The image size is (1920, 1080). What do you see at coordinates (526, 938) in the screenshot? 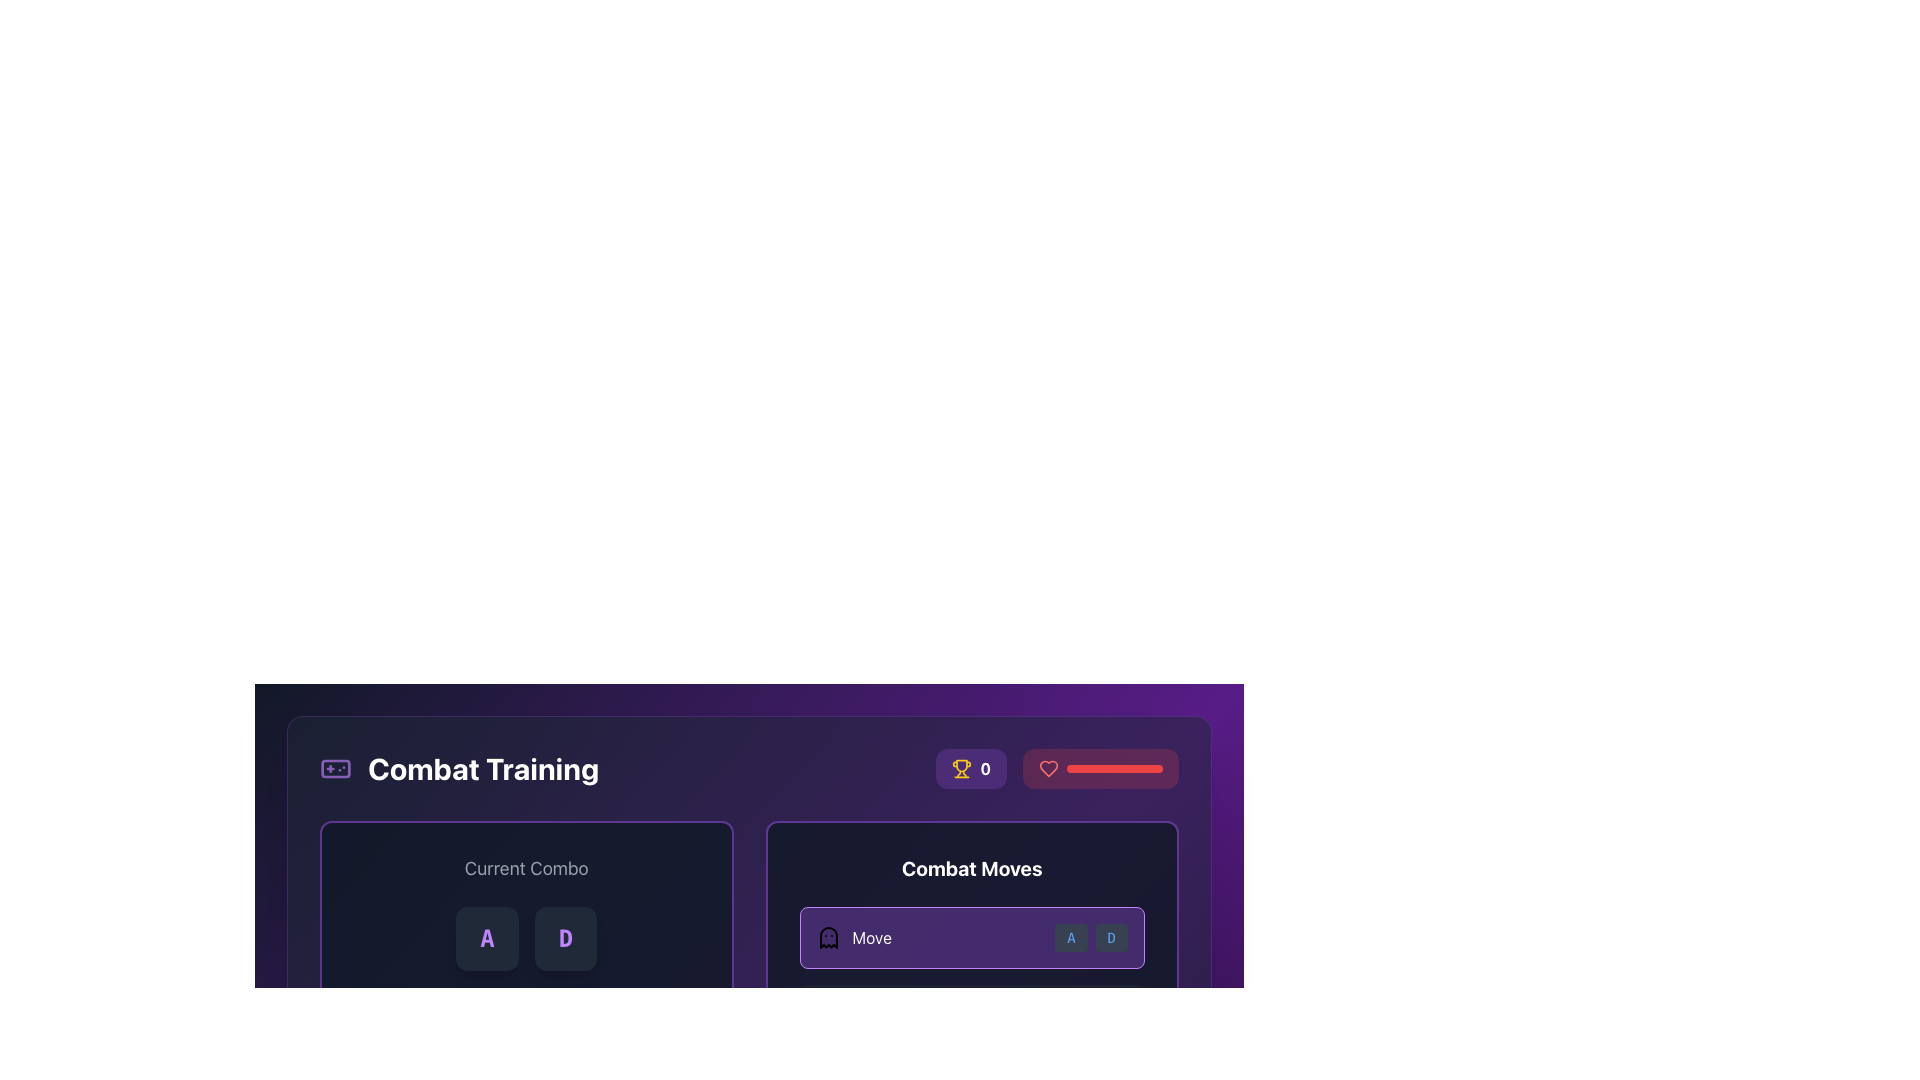
I see `the 'A' button in the 'Current Combo' interactive button group` at bounding box center [526, 938].